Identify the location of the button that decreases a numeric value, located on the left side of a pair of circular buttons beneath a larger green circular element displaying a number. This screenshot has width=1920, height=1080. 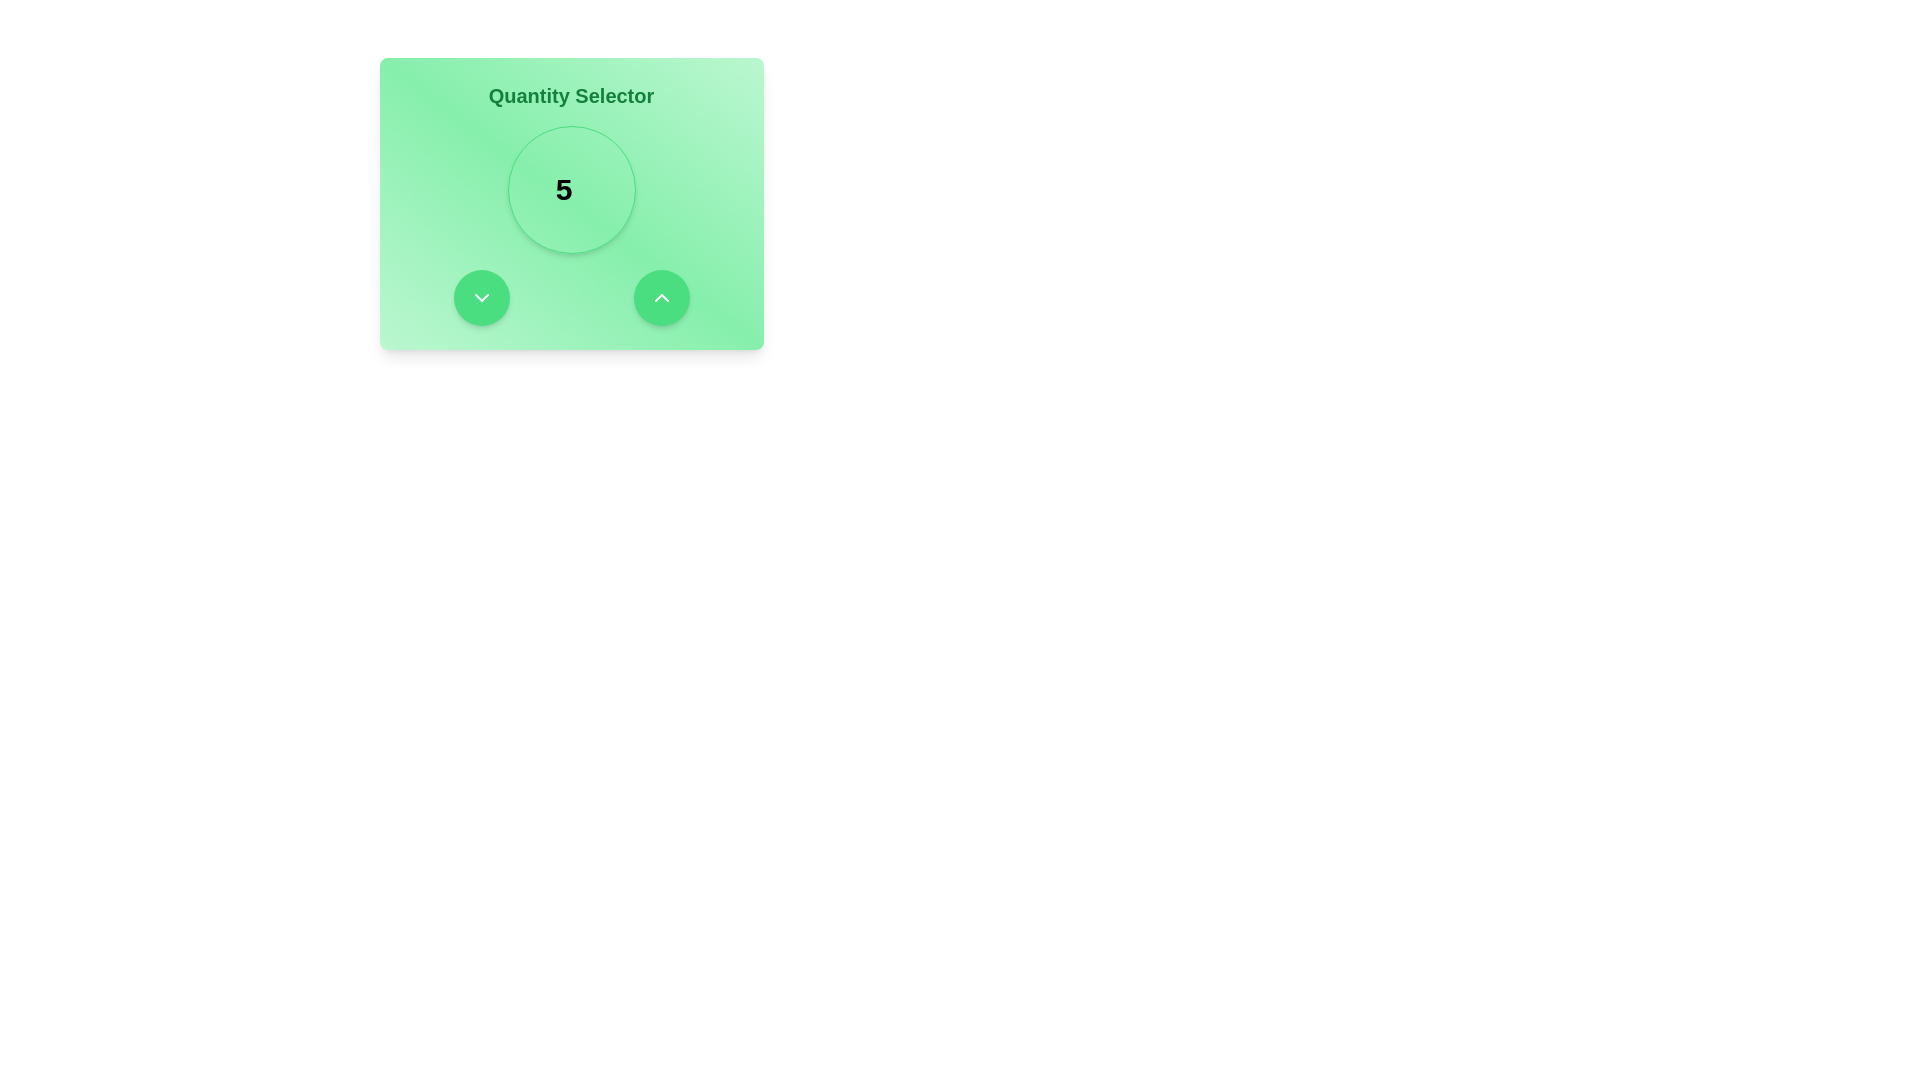
(481, 297).